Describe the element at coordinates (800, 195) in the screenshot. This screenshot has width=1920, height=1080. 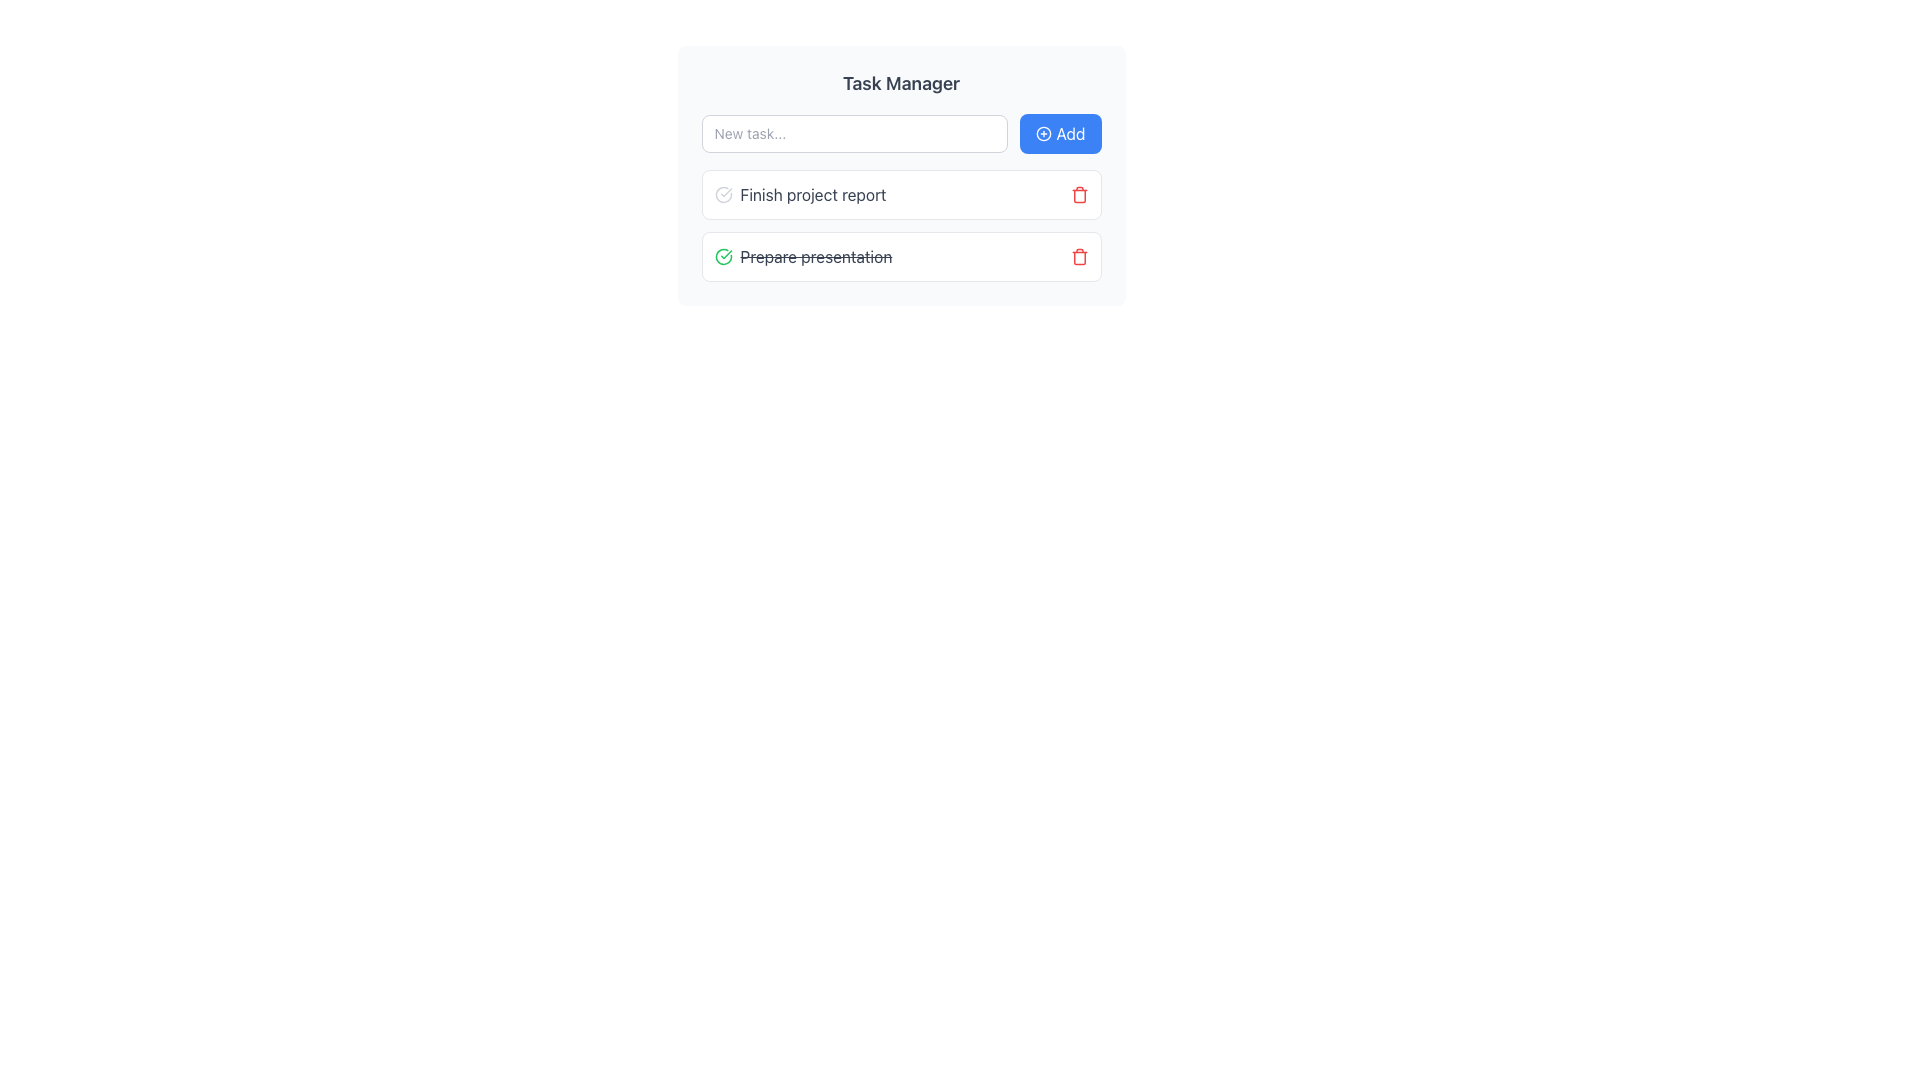
I see `the task name label in the task manager interface, which is the first item in a vertical list under the 'Task Manager' header` at that location.